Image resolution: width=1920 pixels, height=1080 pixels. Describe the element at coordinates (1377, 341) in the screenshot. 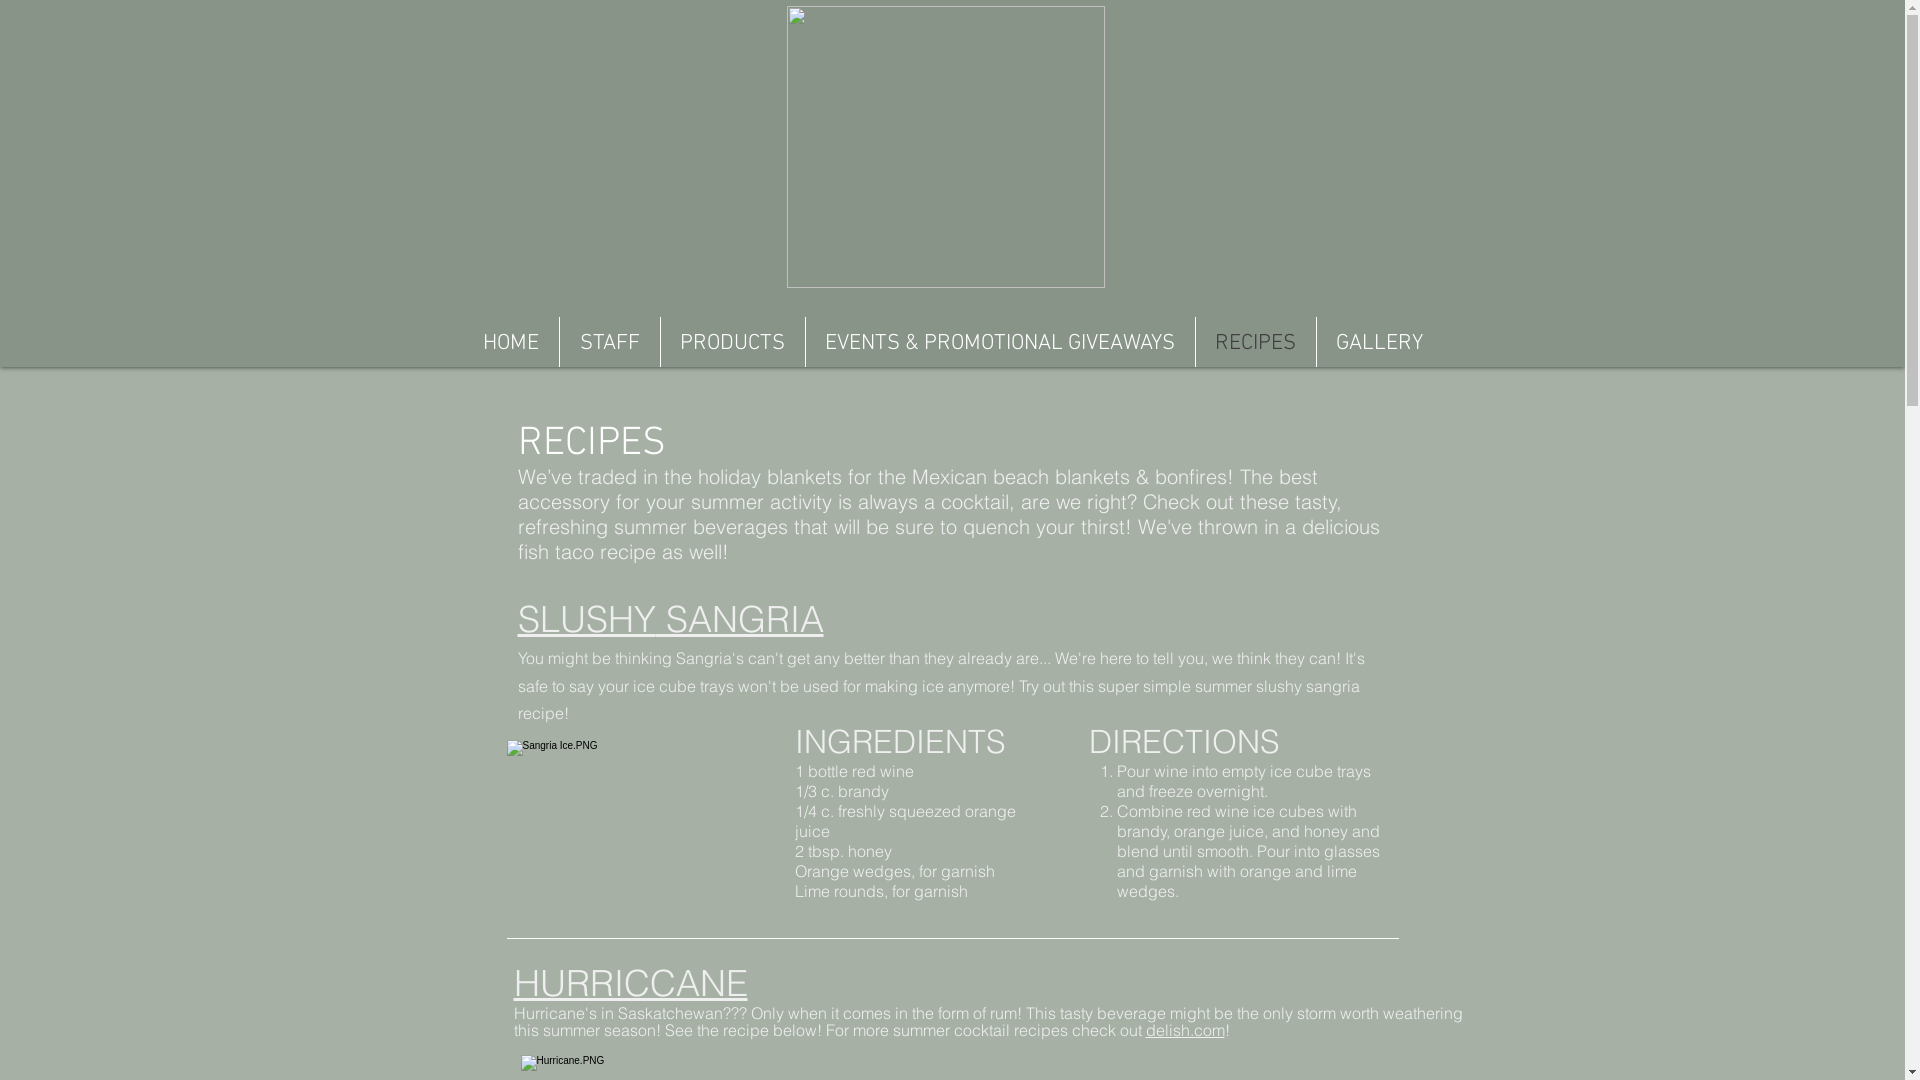

I see `'GALLERY'` at that location.